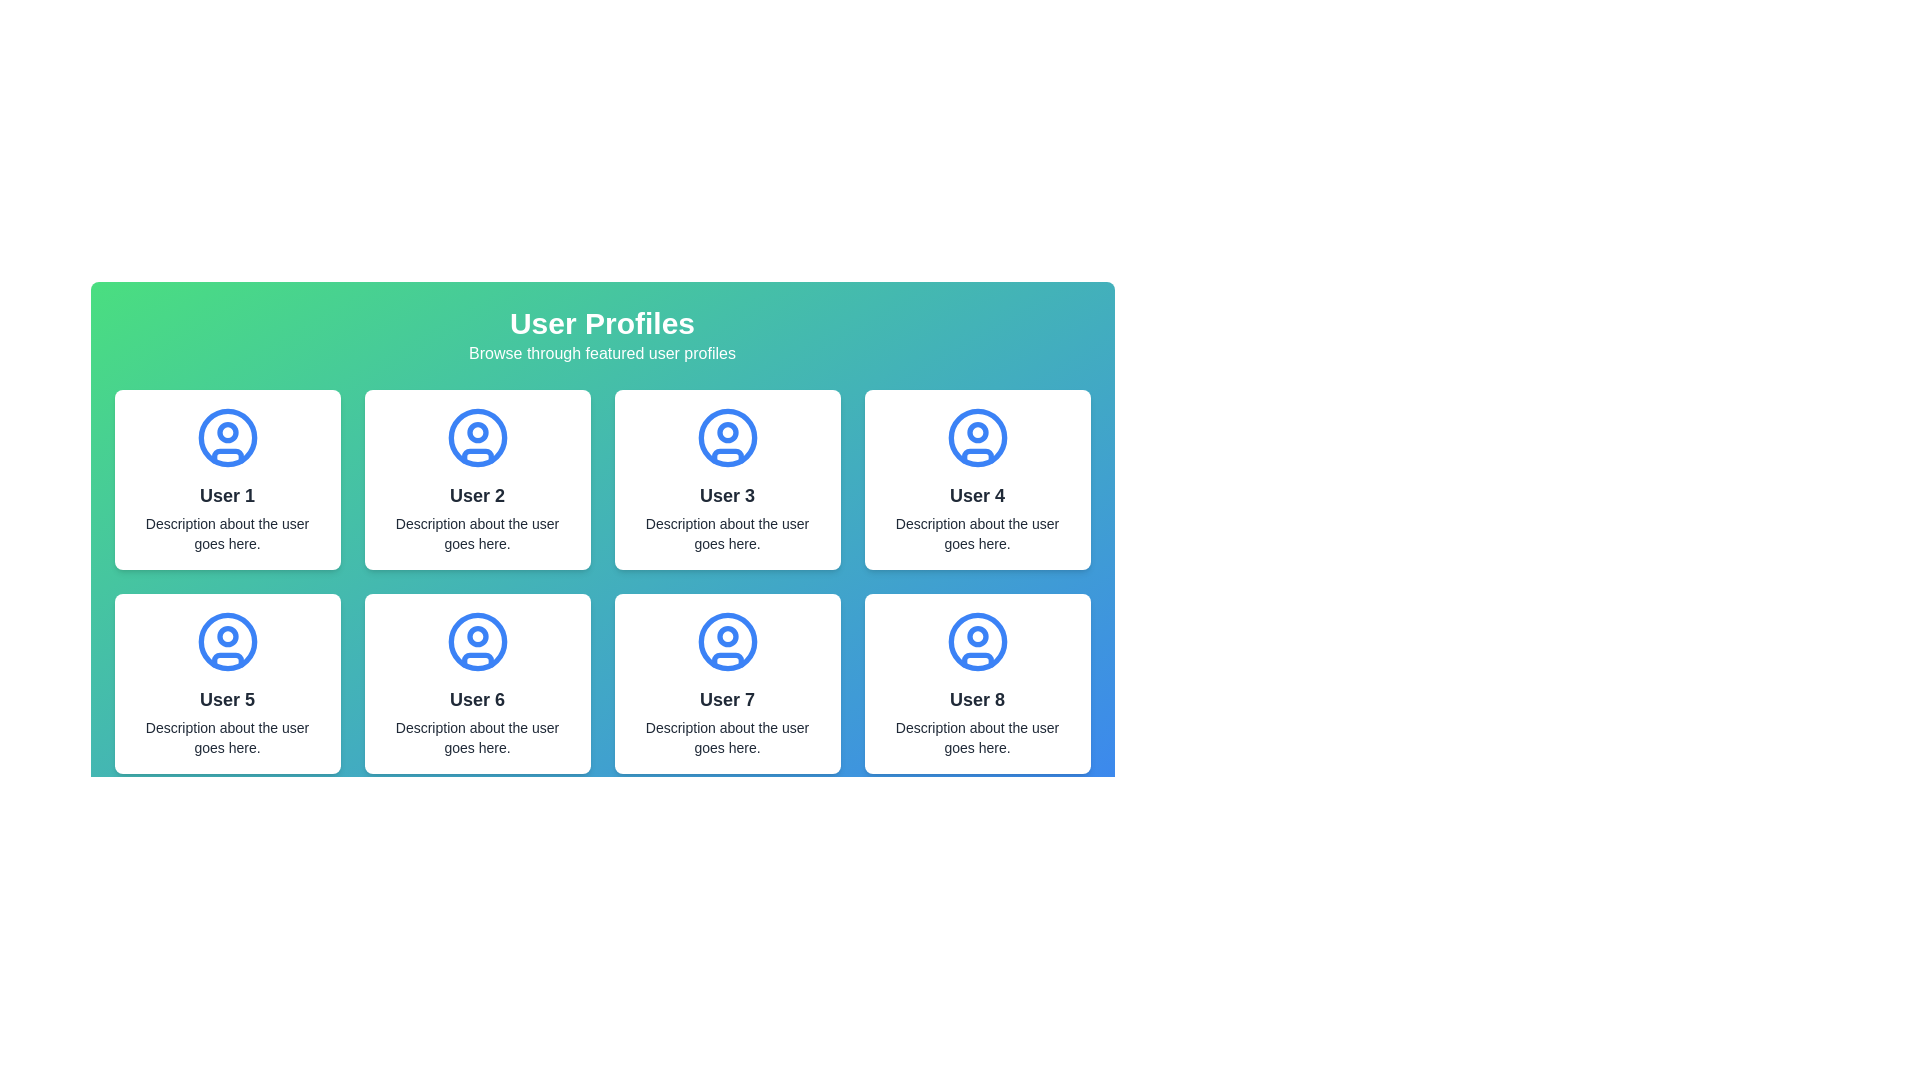 Image resolution: width=1920 pixels, height=1080 pixels. What do you see at coordinates (726, 737) in the screenshot?
I see `the text label displaying additional context for 'User 7' in the user profile card, located in the lower section below the username` at bounding box center [726, 737].